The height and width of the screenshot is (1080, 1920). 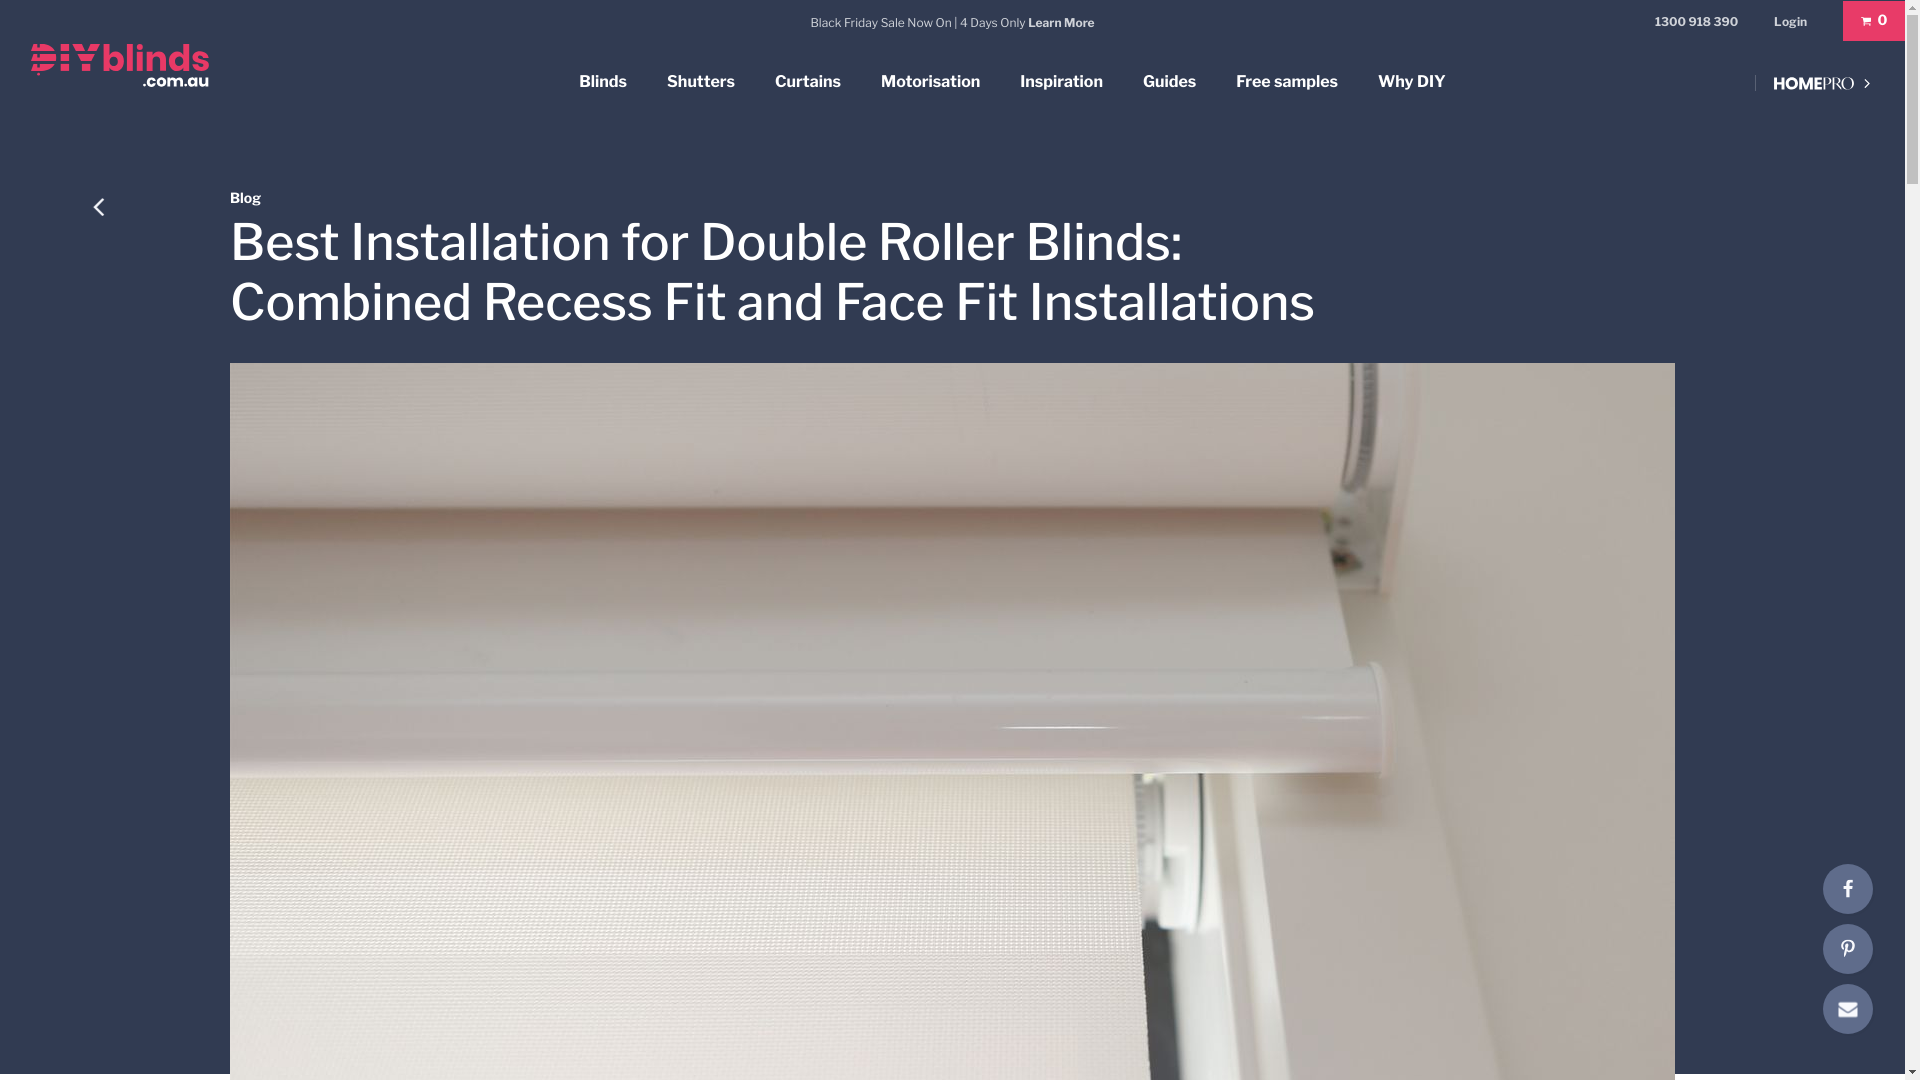 What do you see at coordinates (602, 81) in the screenshot?
I see `'Blinds'` at bounding box center [602, 81].